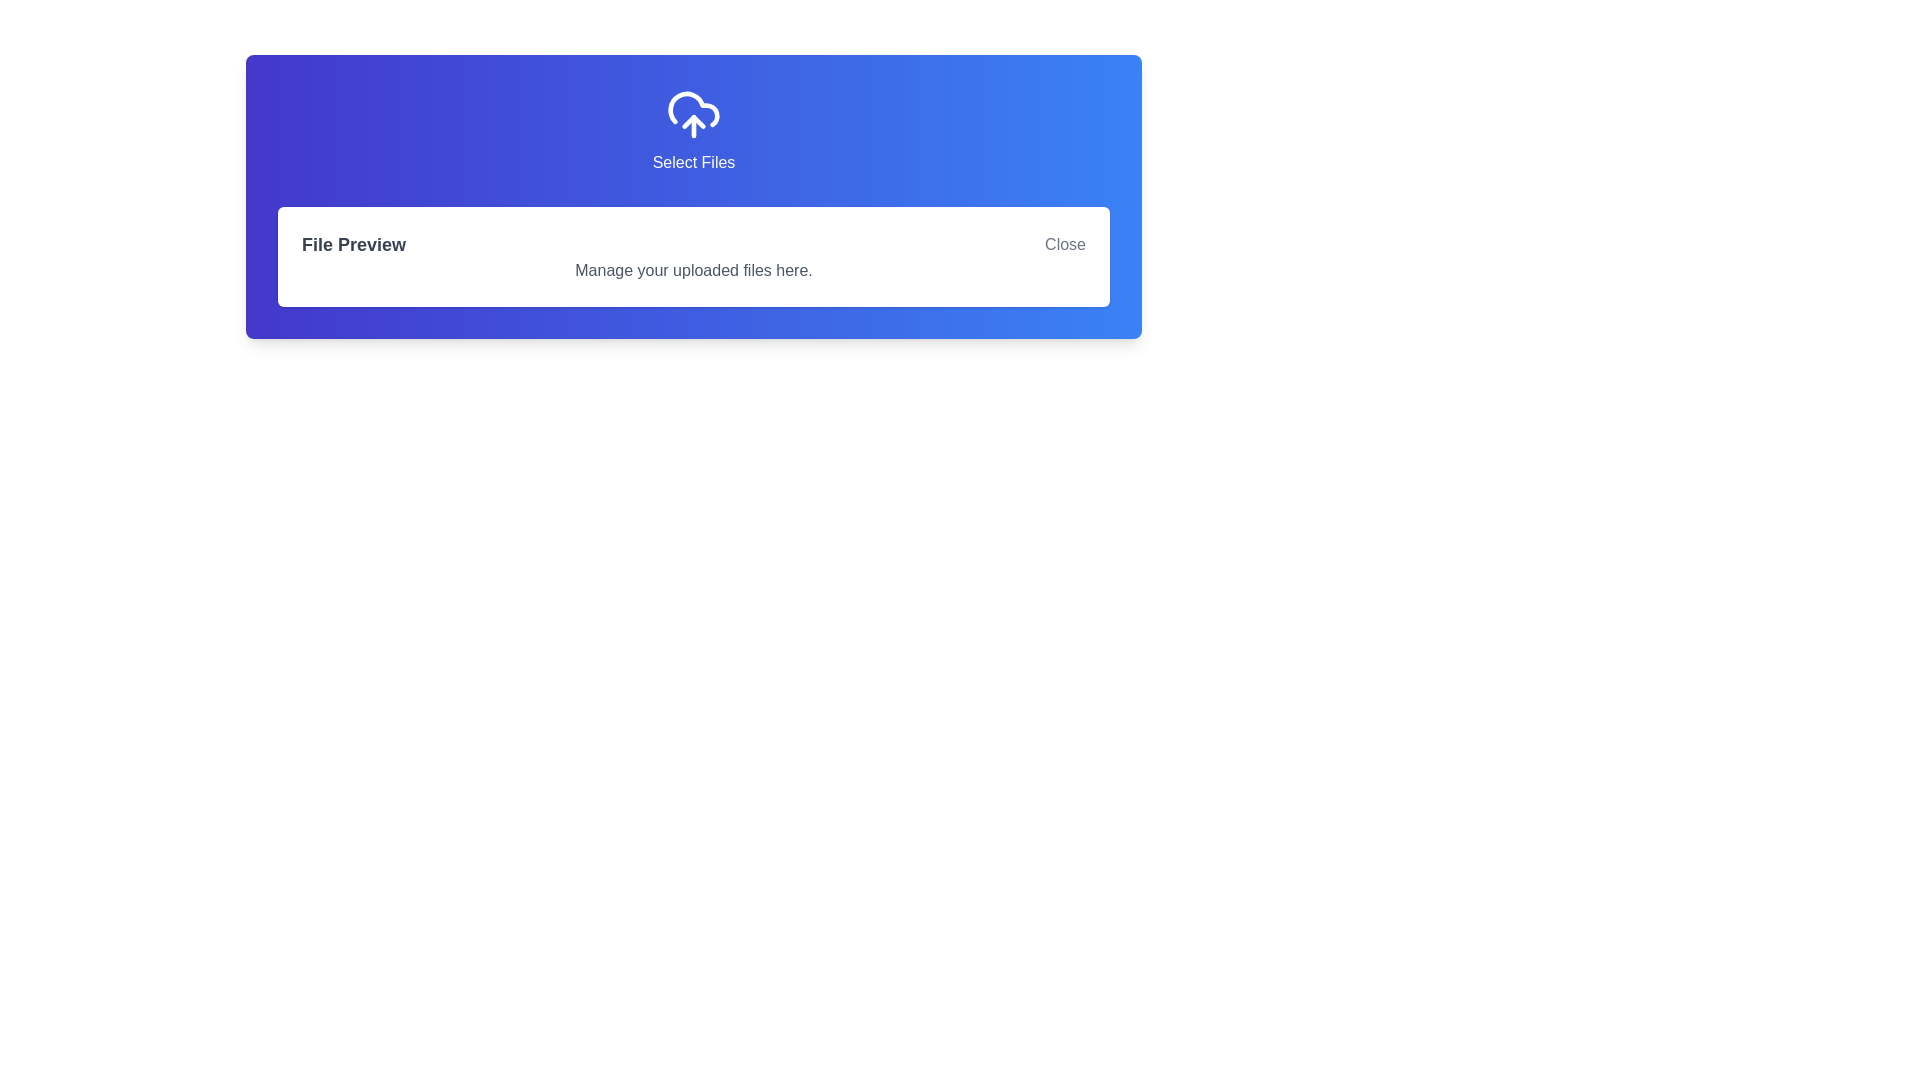 The image size is (1920, 1080). Describe the element at coordinates (694, 131) in the screenshot. I see `the Interactive Label or Button that initiates the file selection or uploading process for visual feedback` at that location.